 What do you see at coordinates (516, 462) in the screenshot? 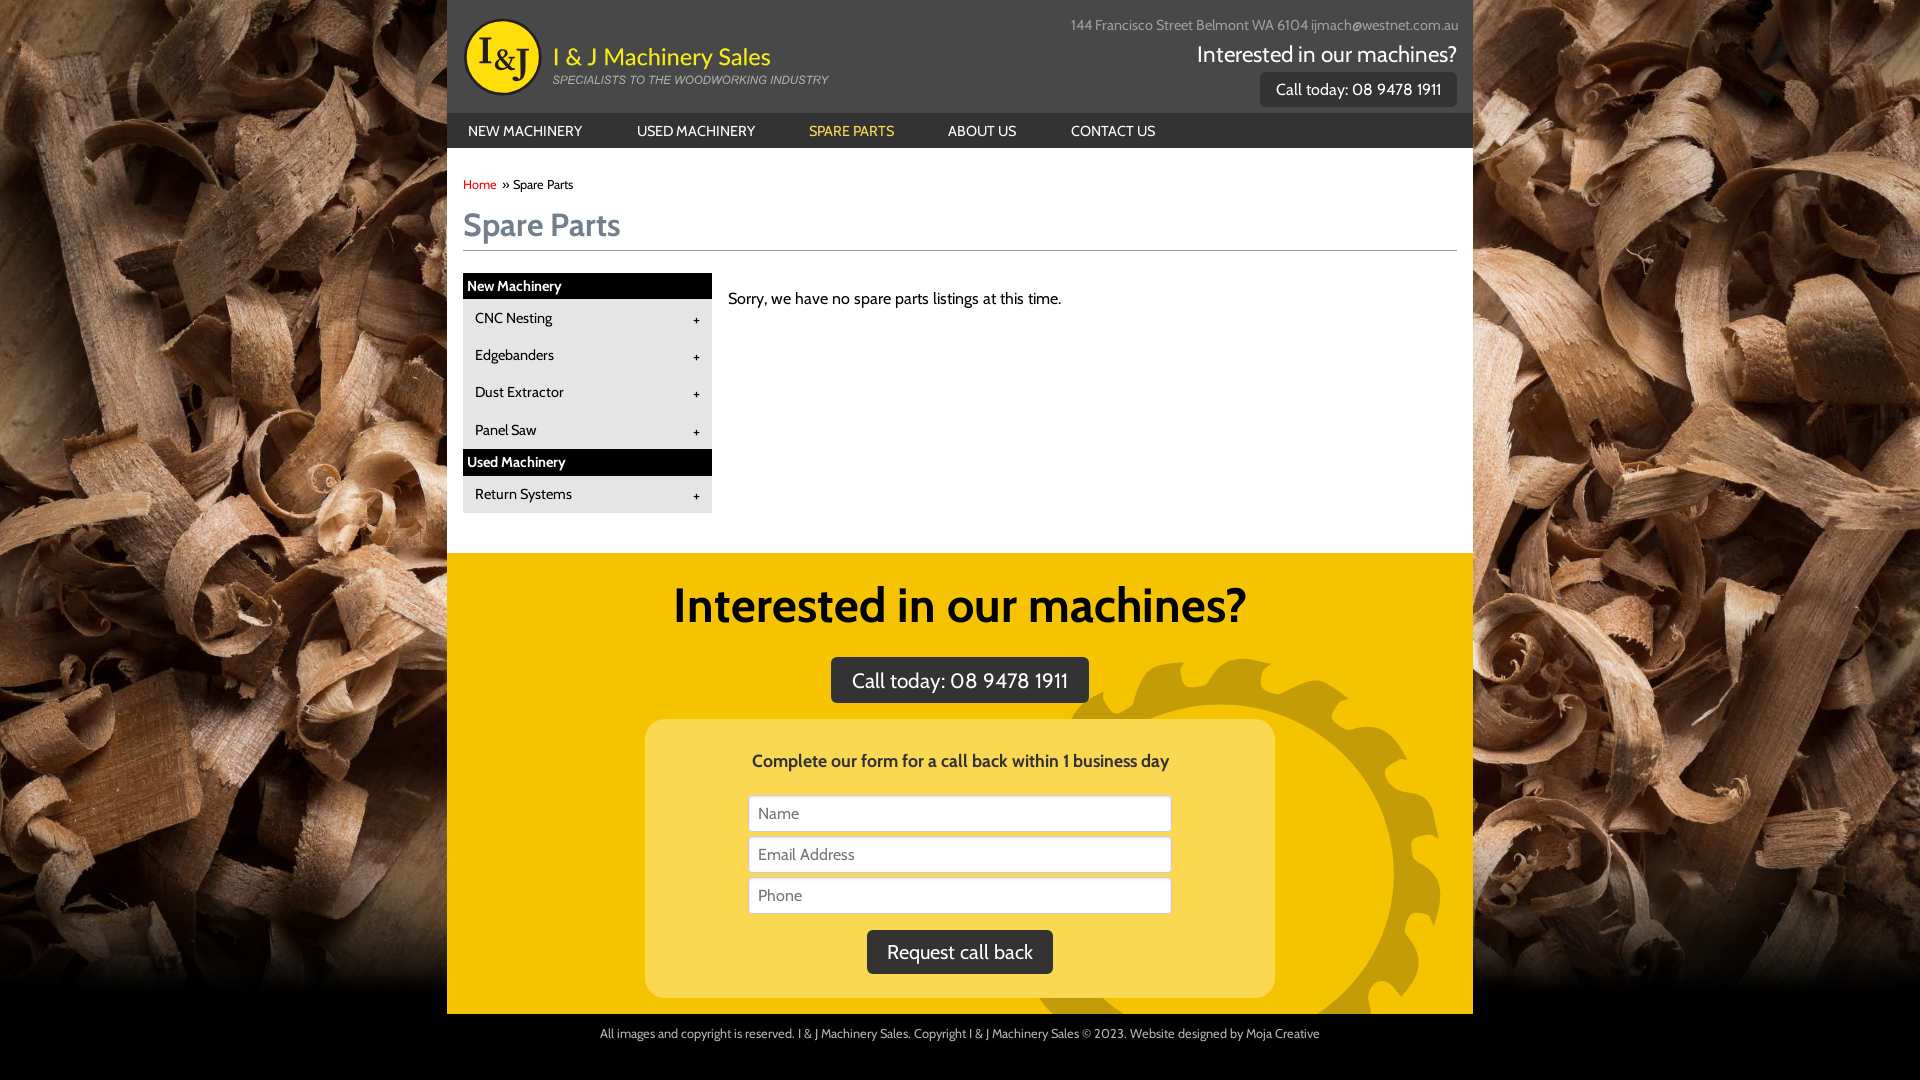
I see `'Used Machinery'` at bounding box center [516, 462].